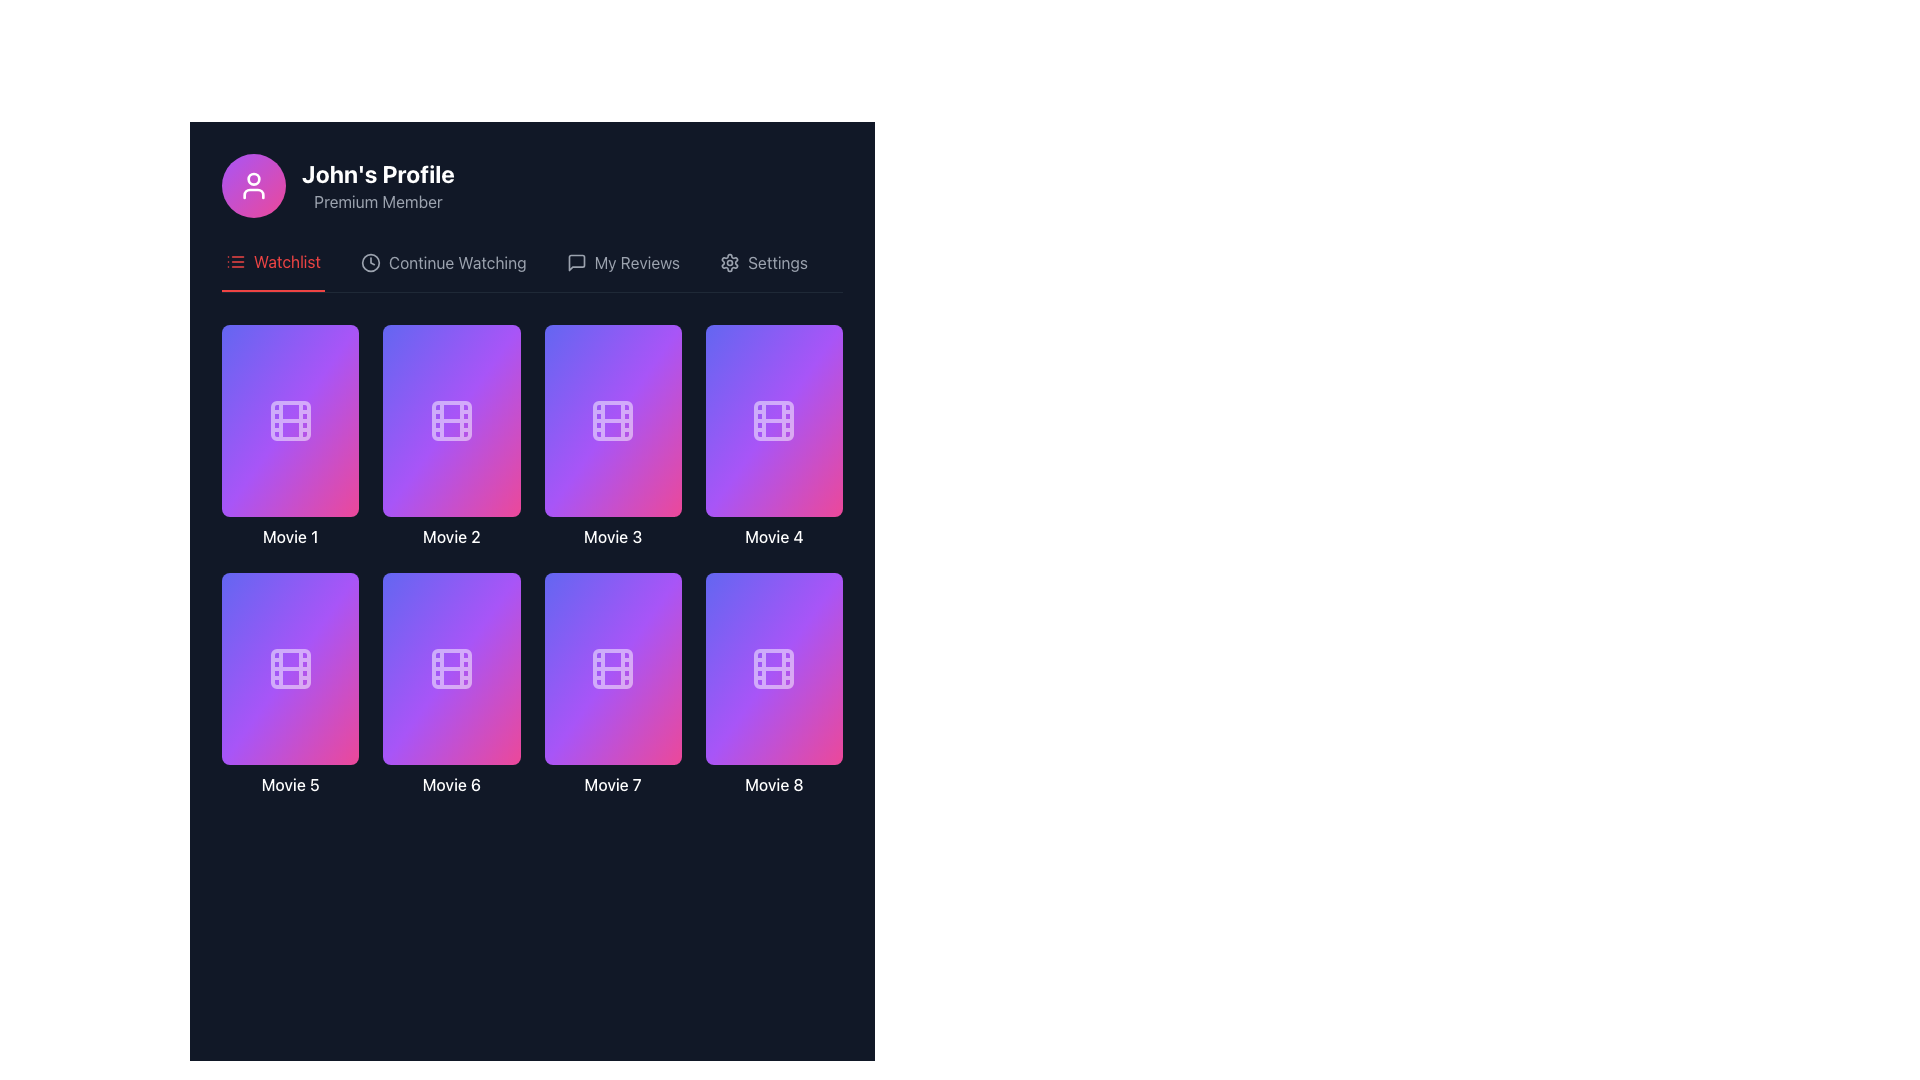  Describe the element at coordinates (773, 419) in the screenshot. I see `the decorative card with a film reel icon, which is the fourth item` at that location.